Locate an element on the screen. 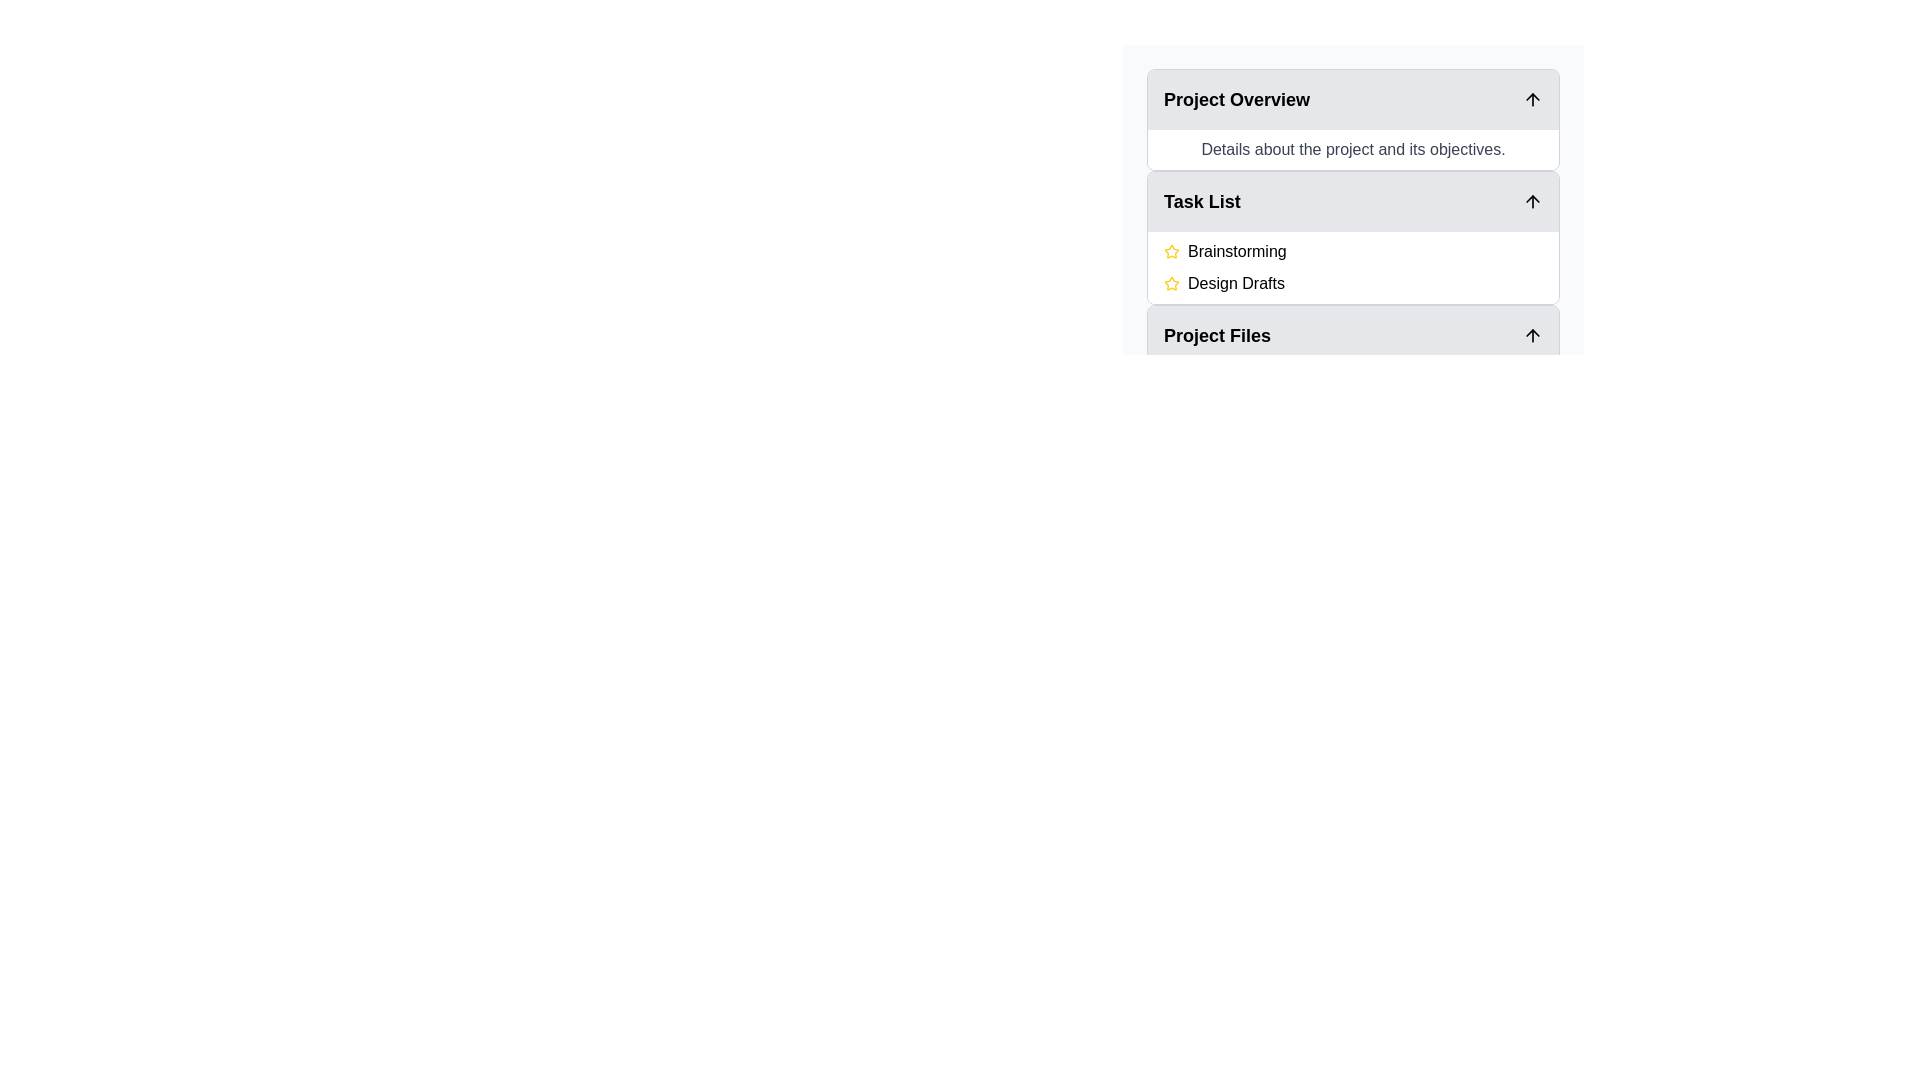 This screenshot has height=1080, width=1920. the collapsible panel toggle for the 'Project Files' section is located at coordinates (1353, 334).